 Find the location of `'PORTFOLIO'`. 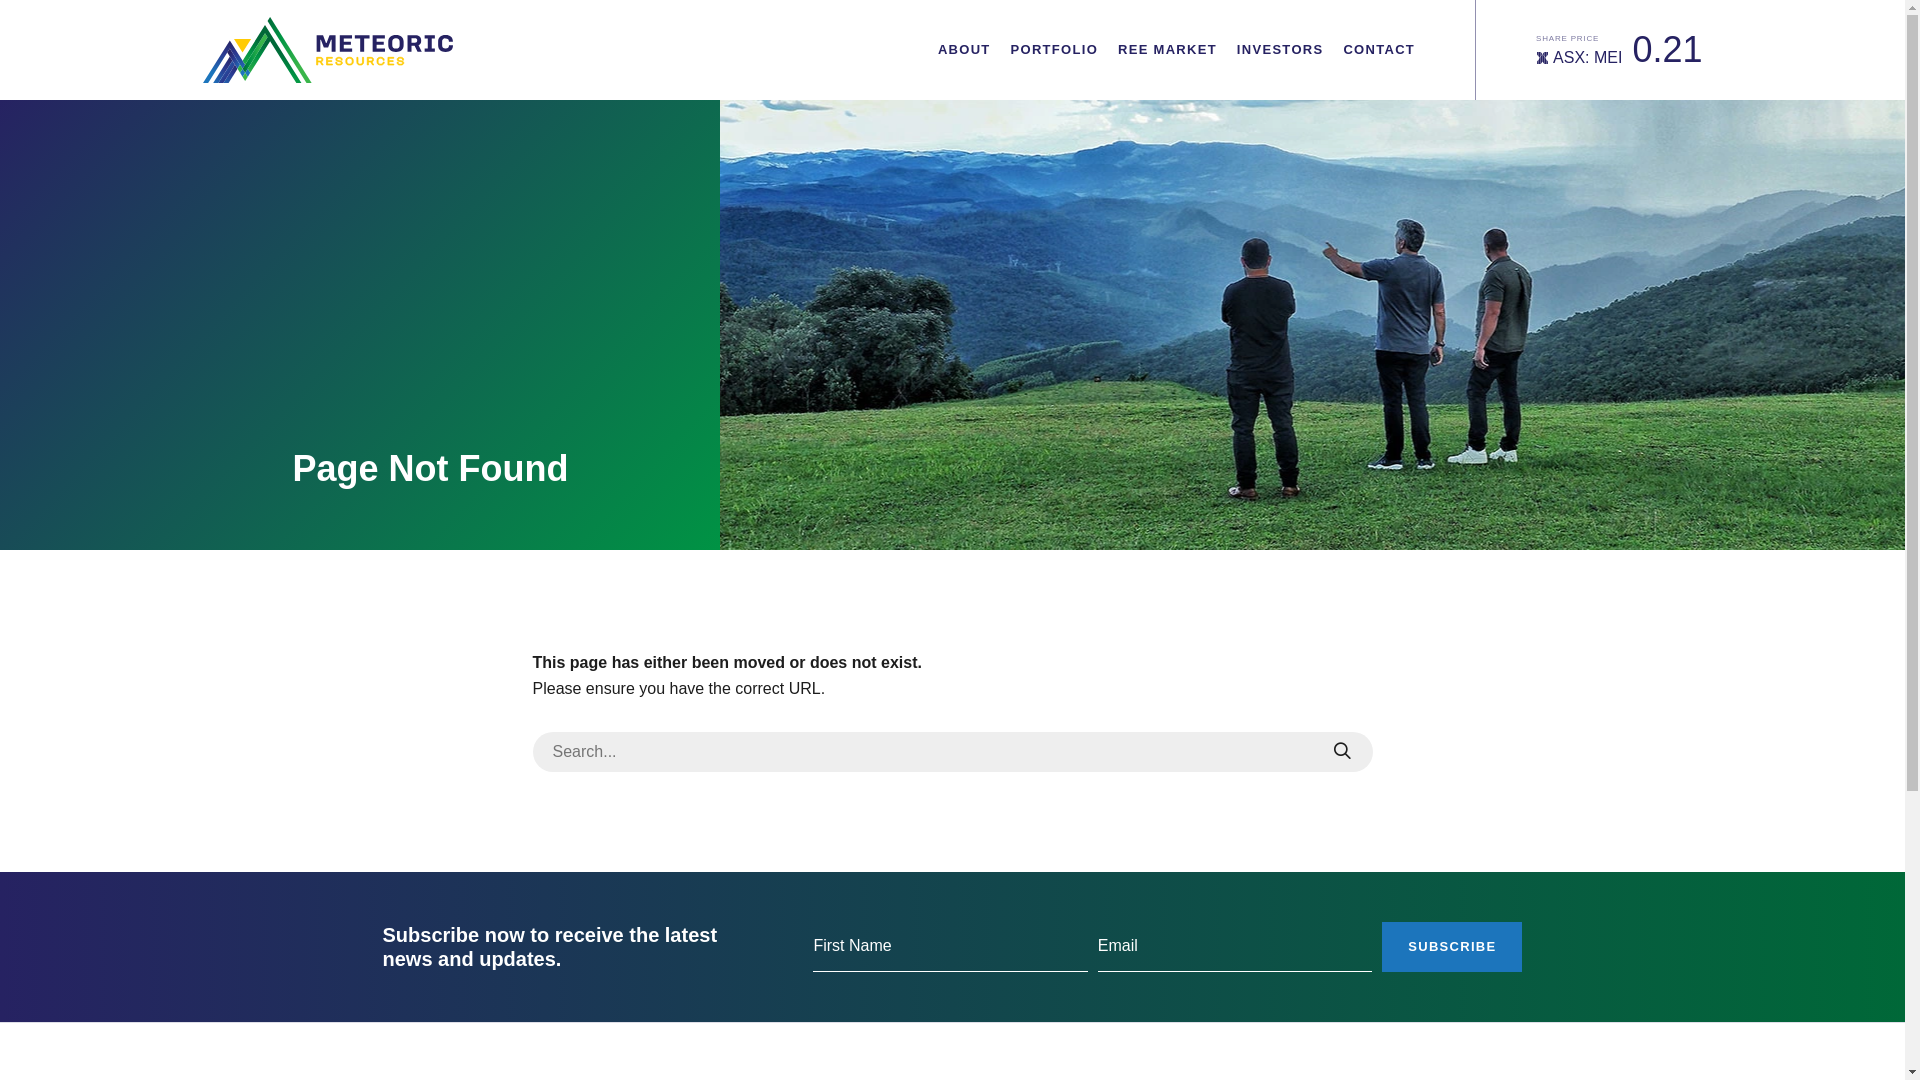

'PORTFOLIO' is located at coordinates (1054, 49).